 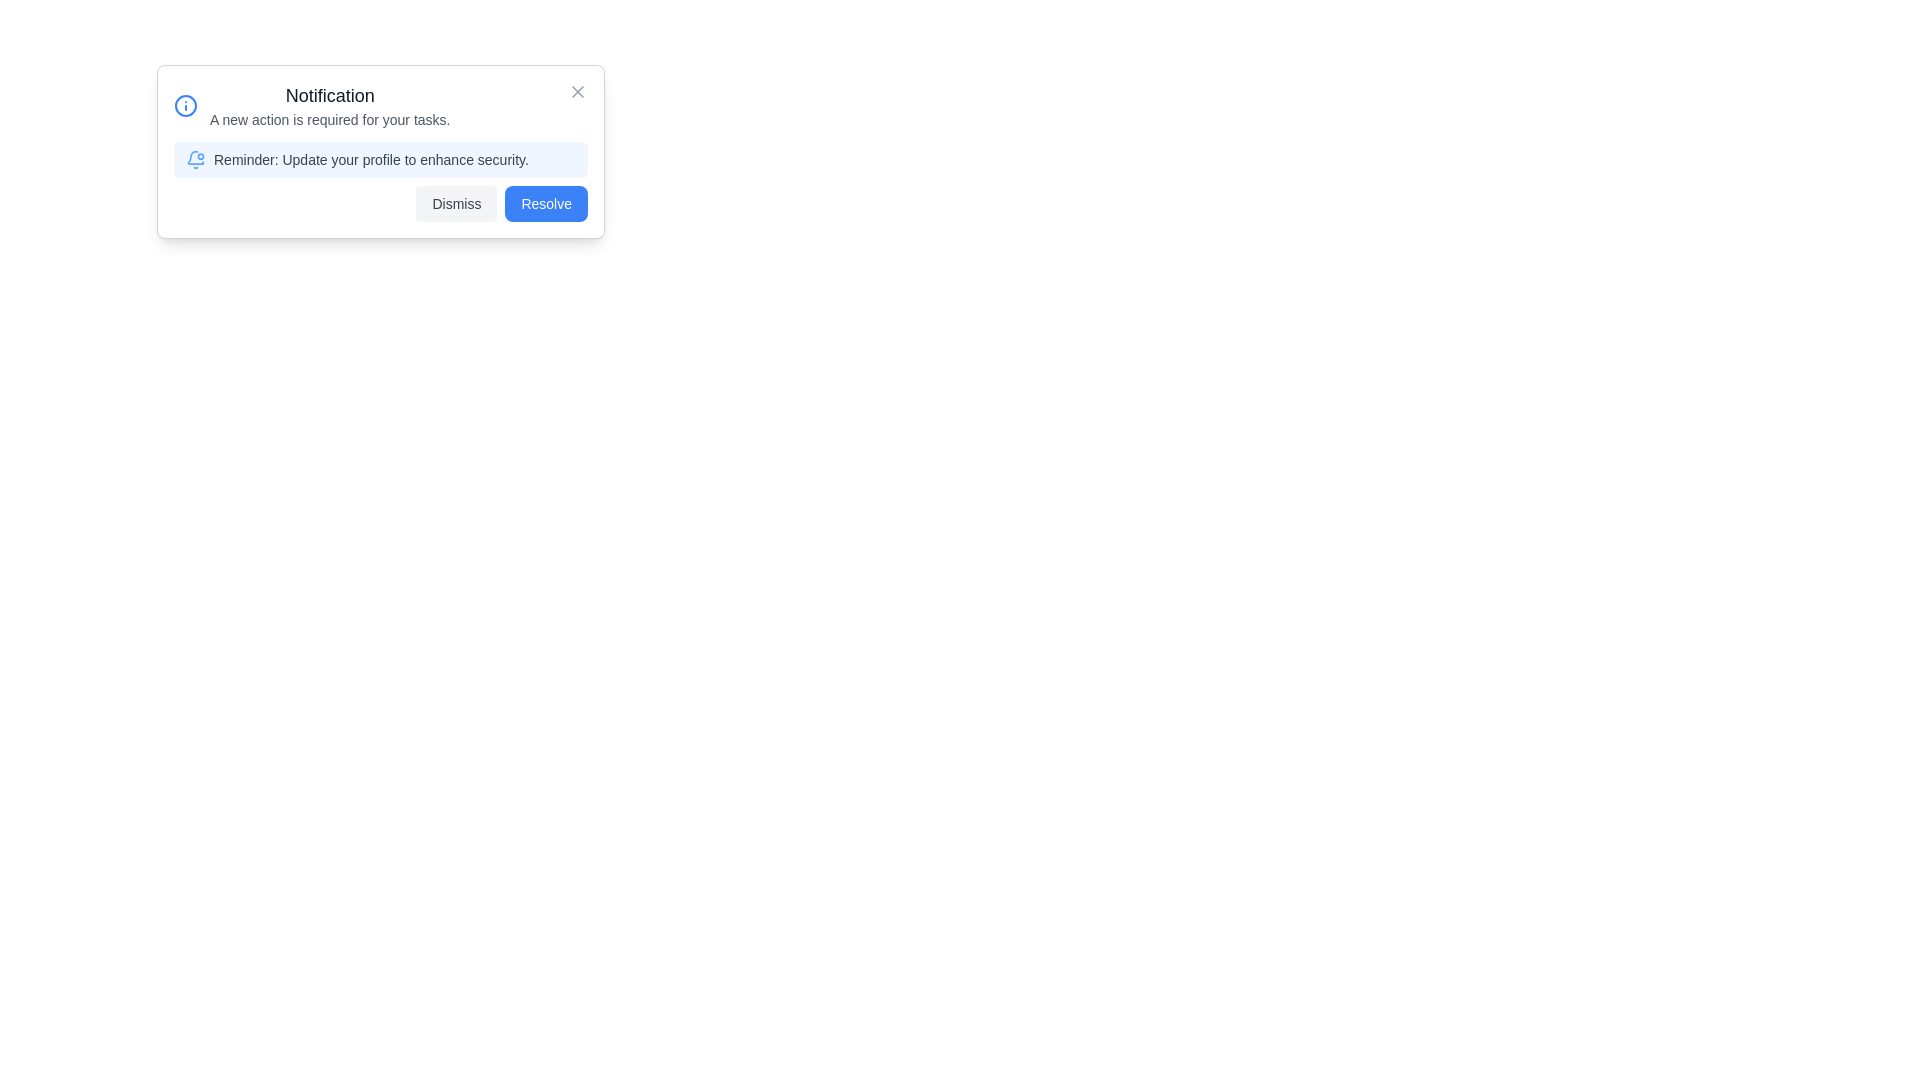 I want to click on the text label reading 'A new action is required for your tasks.' which is styled in gray and positioned below the 'Notification' heading in the modal window, so click(x=330, y=119).